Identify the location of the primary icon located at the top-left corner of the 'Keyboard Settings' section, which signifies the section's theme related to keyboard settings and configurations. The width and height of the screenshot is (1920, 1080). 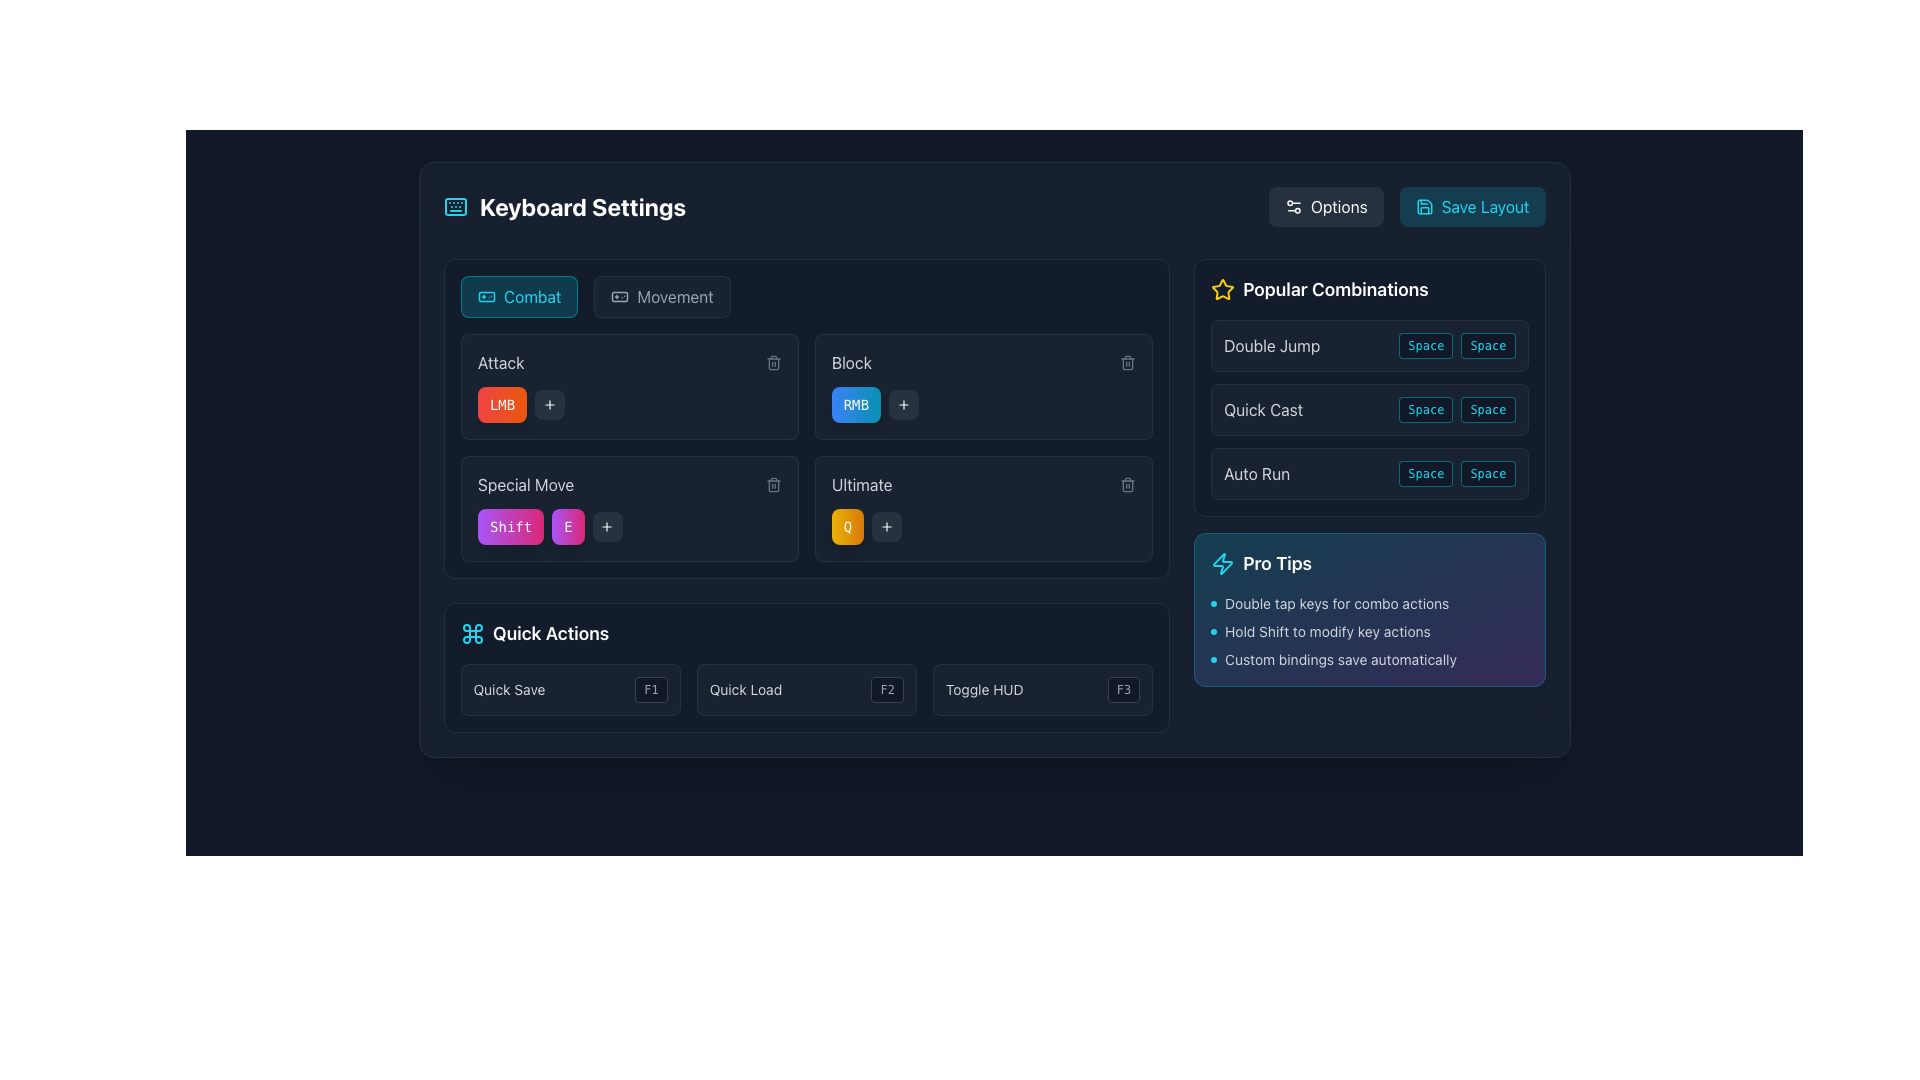
(454, 207).